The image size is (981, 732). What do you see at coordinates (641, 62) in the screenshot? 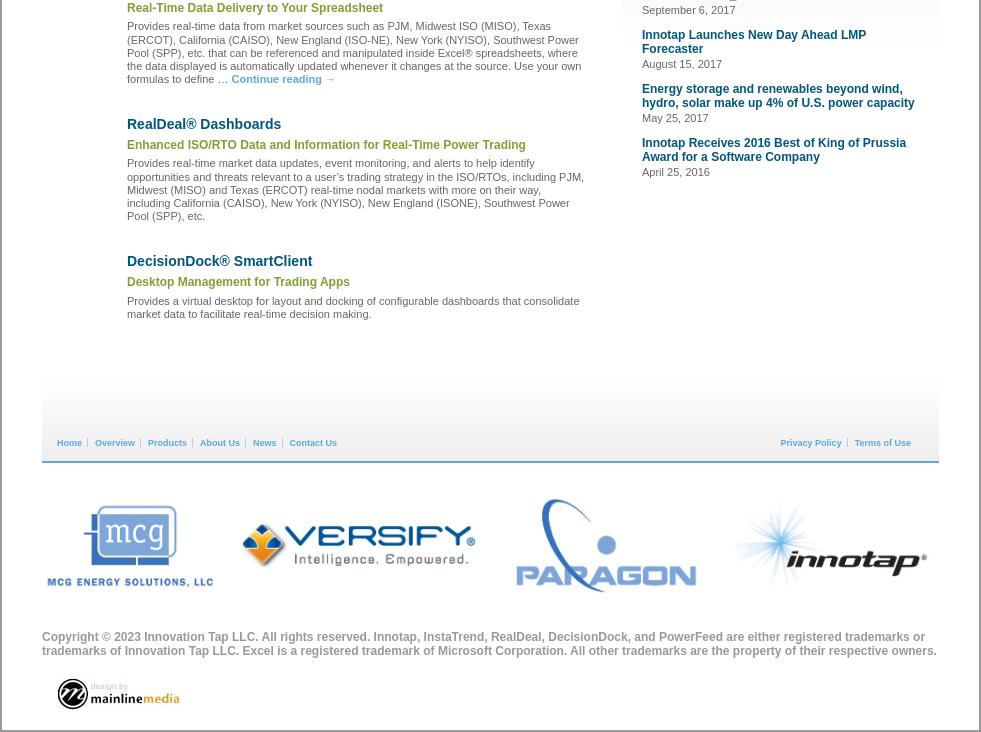
I see `'August 15, 2017'` at bounding box center [641, 62].